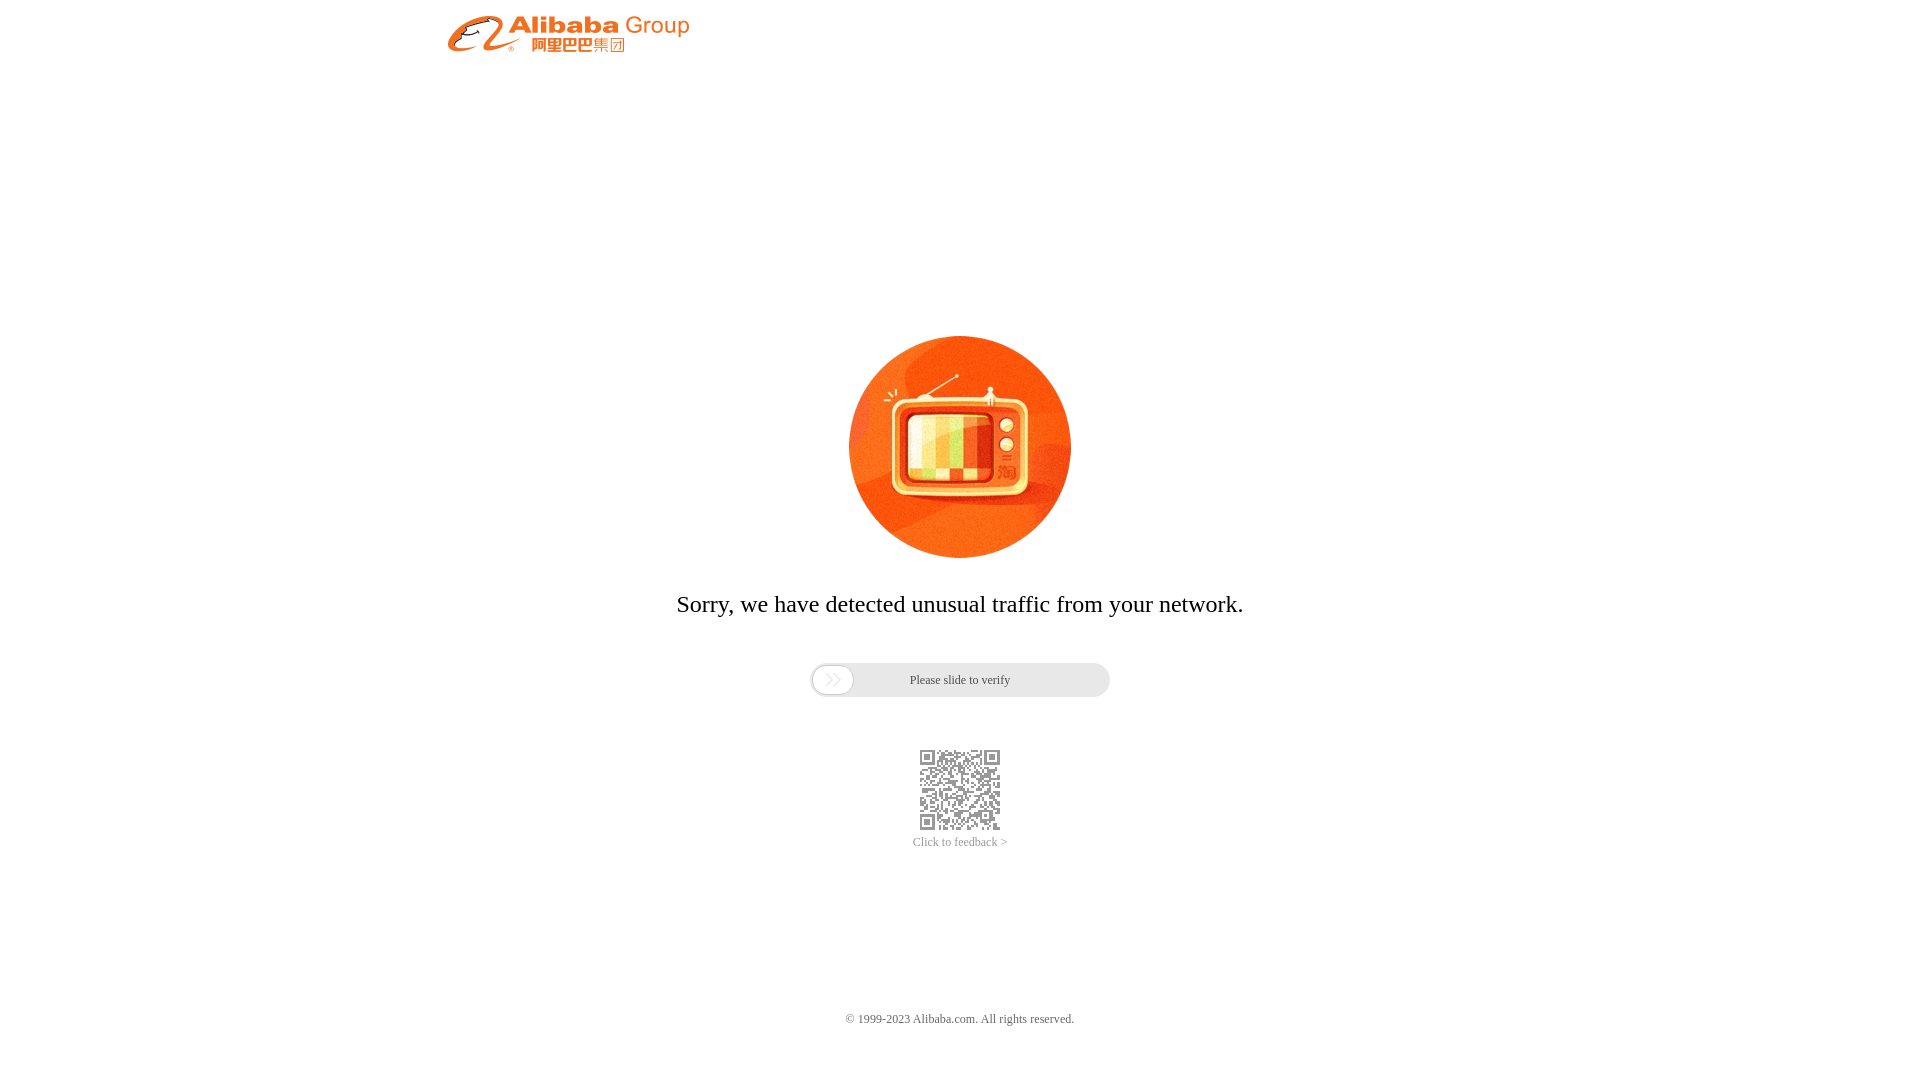  Describe the element at coordinates (960, 842) in the screenshot. I see `'Click to feedback >'` at that location.